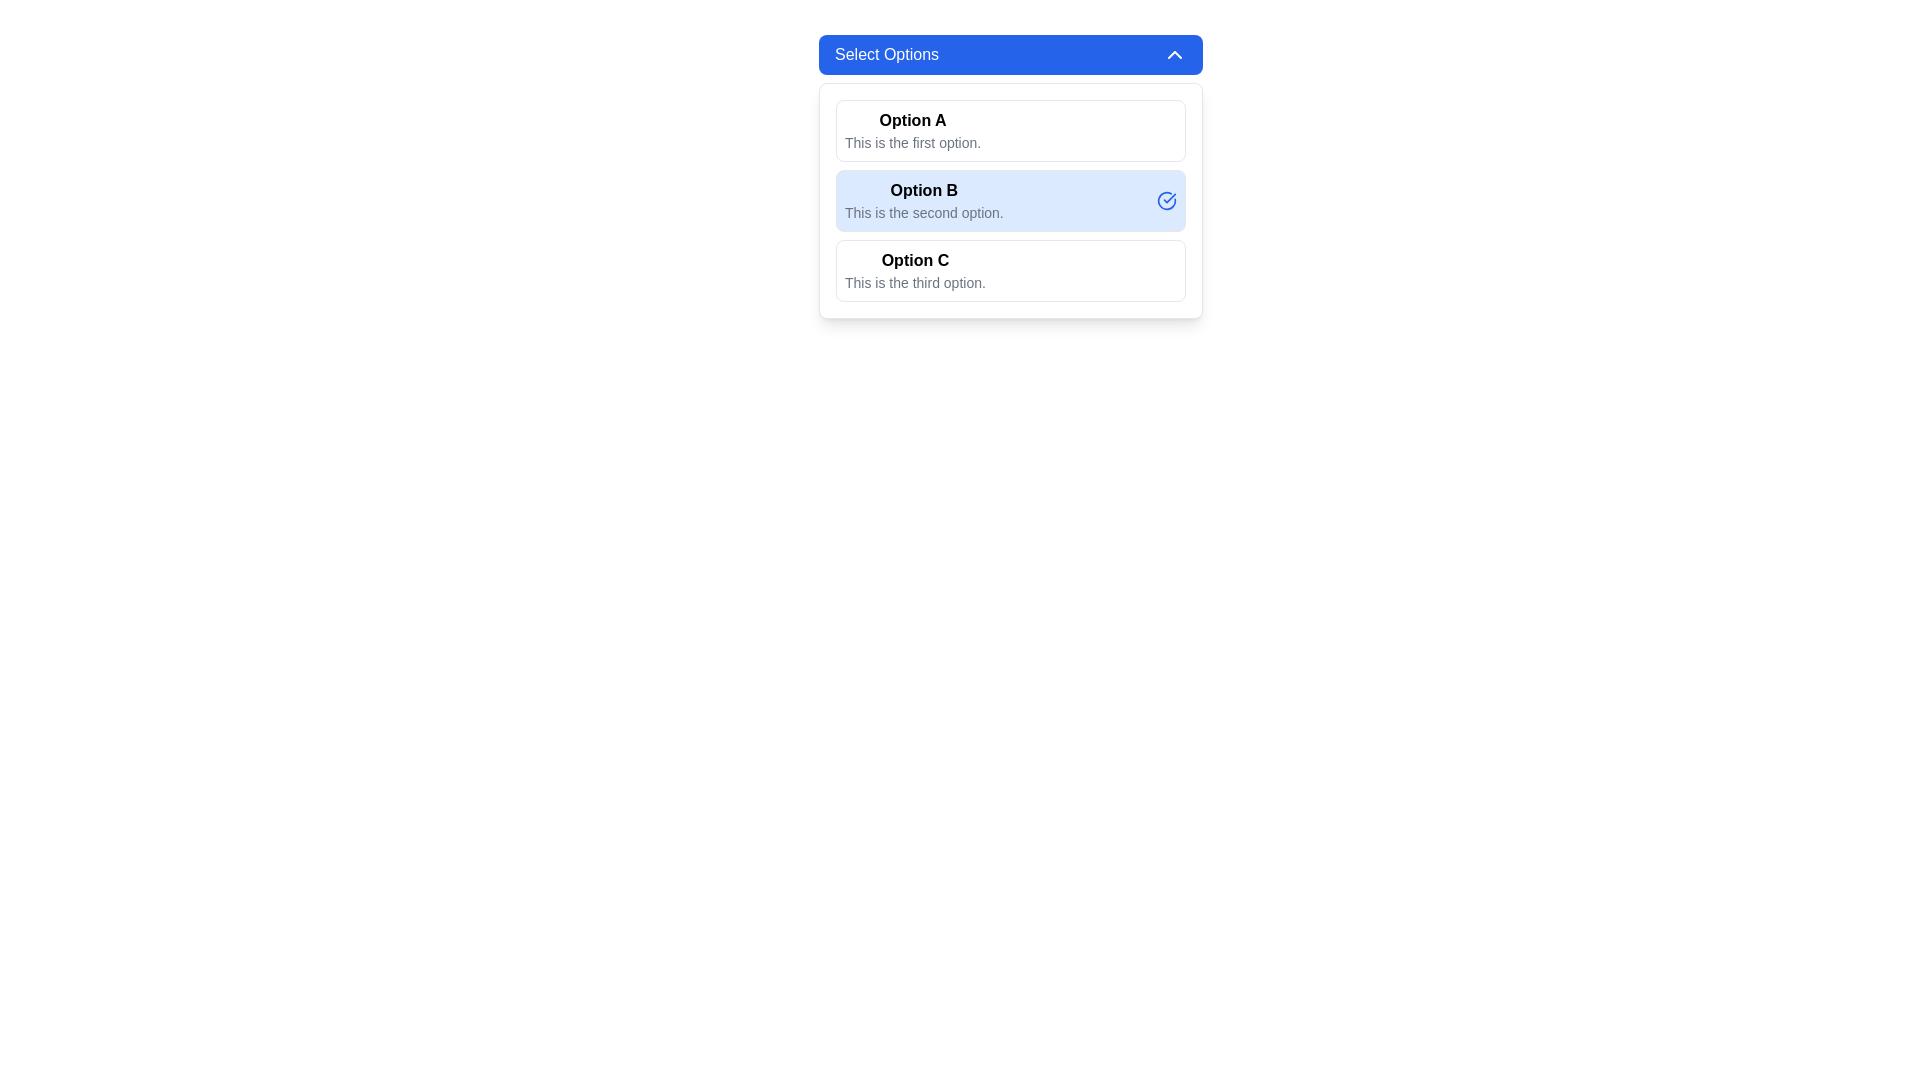 The width and height of the screenshot is (1920, 1080). What do you see at coordinates (914, 282) in the screenshot?
I see `the descriptive label related to the 'Option C' selection, located below the header text 'Option C' as the last element in the grouped list` at bounding box center [914, 282].